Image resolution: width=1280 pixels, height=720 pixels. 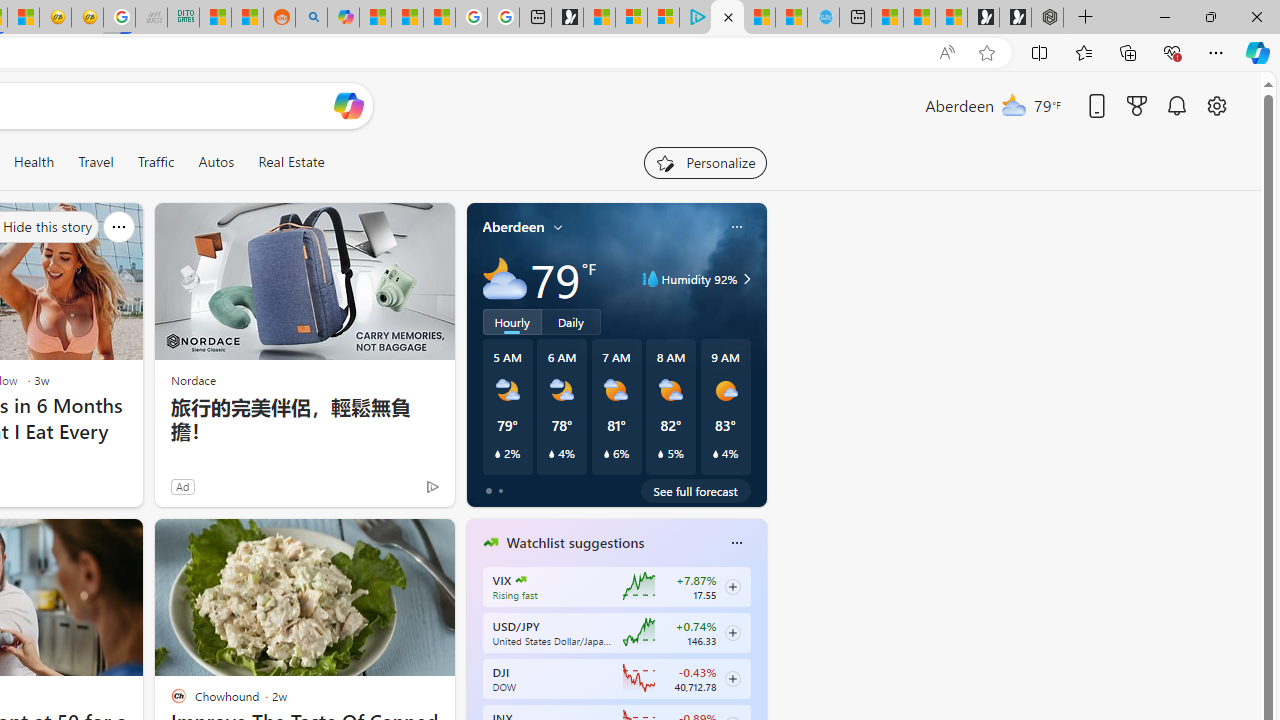 I want to click on 'Traffic', so click(x=155, y=161).